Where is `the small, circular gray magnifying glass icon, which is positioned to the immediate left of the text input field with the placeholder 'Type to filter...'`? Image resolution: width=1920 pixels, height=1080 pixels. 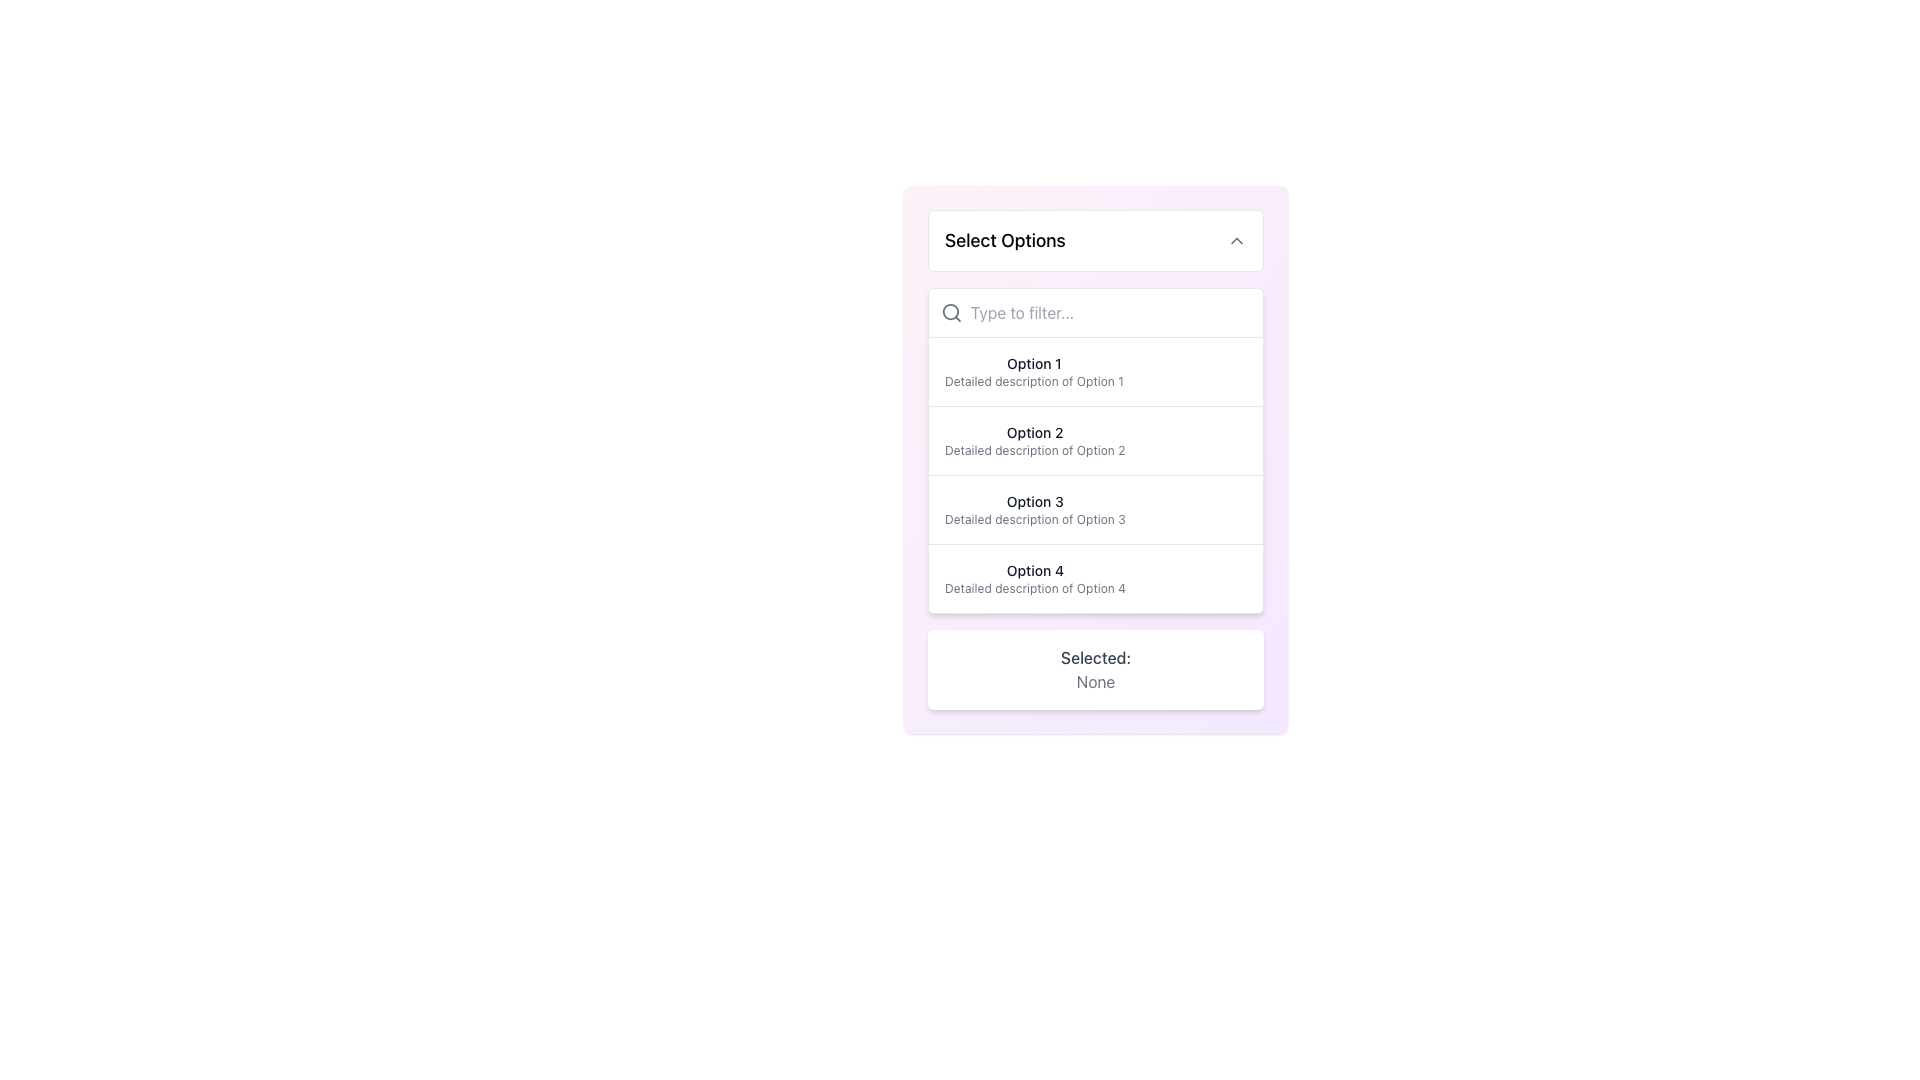 the small, circular gray magnifying glass icon, which is positioned to the immediate left of the text input field with the placeholder 'Type to filter...' is located at coordinates (950, 312).